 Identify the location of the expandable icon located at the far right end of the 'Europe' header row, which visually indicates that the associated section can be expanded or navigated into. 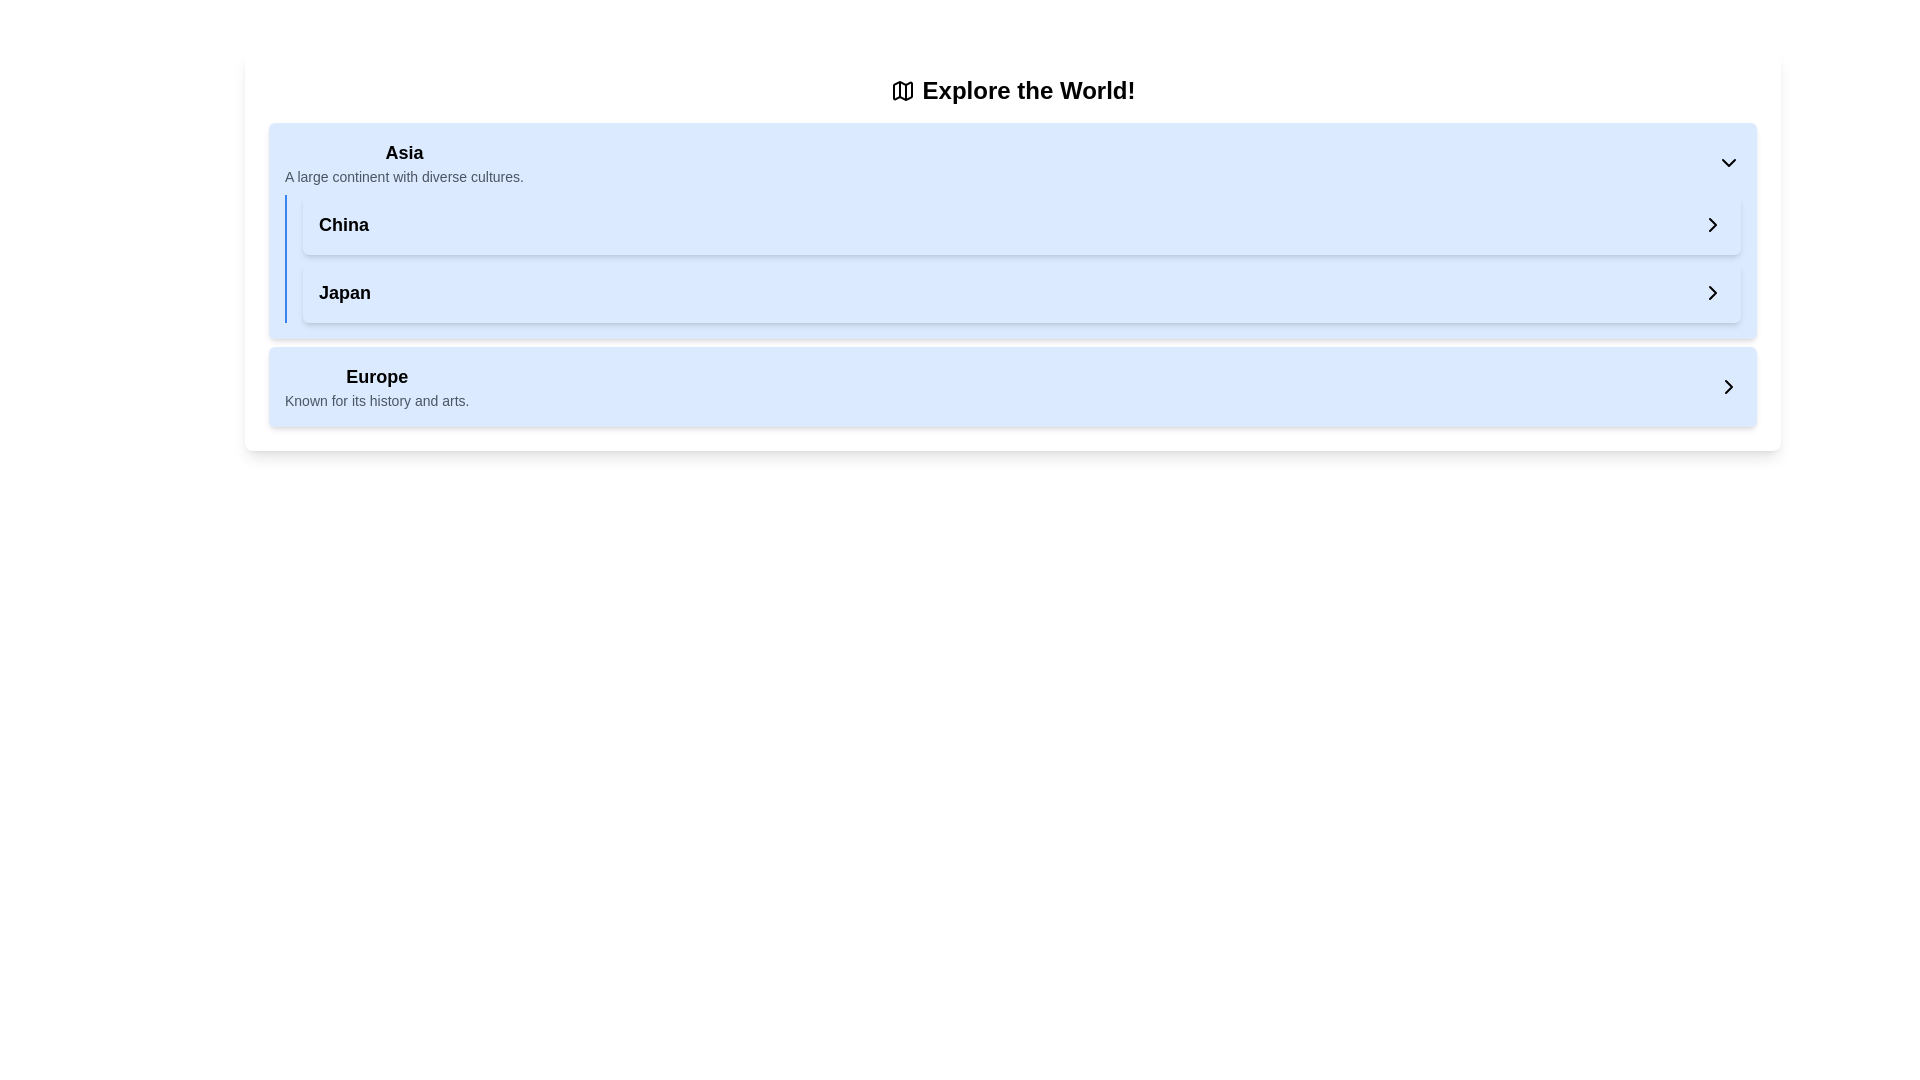
(1727, 386).